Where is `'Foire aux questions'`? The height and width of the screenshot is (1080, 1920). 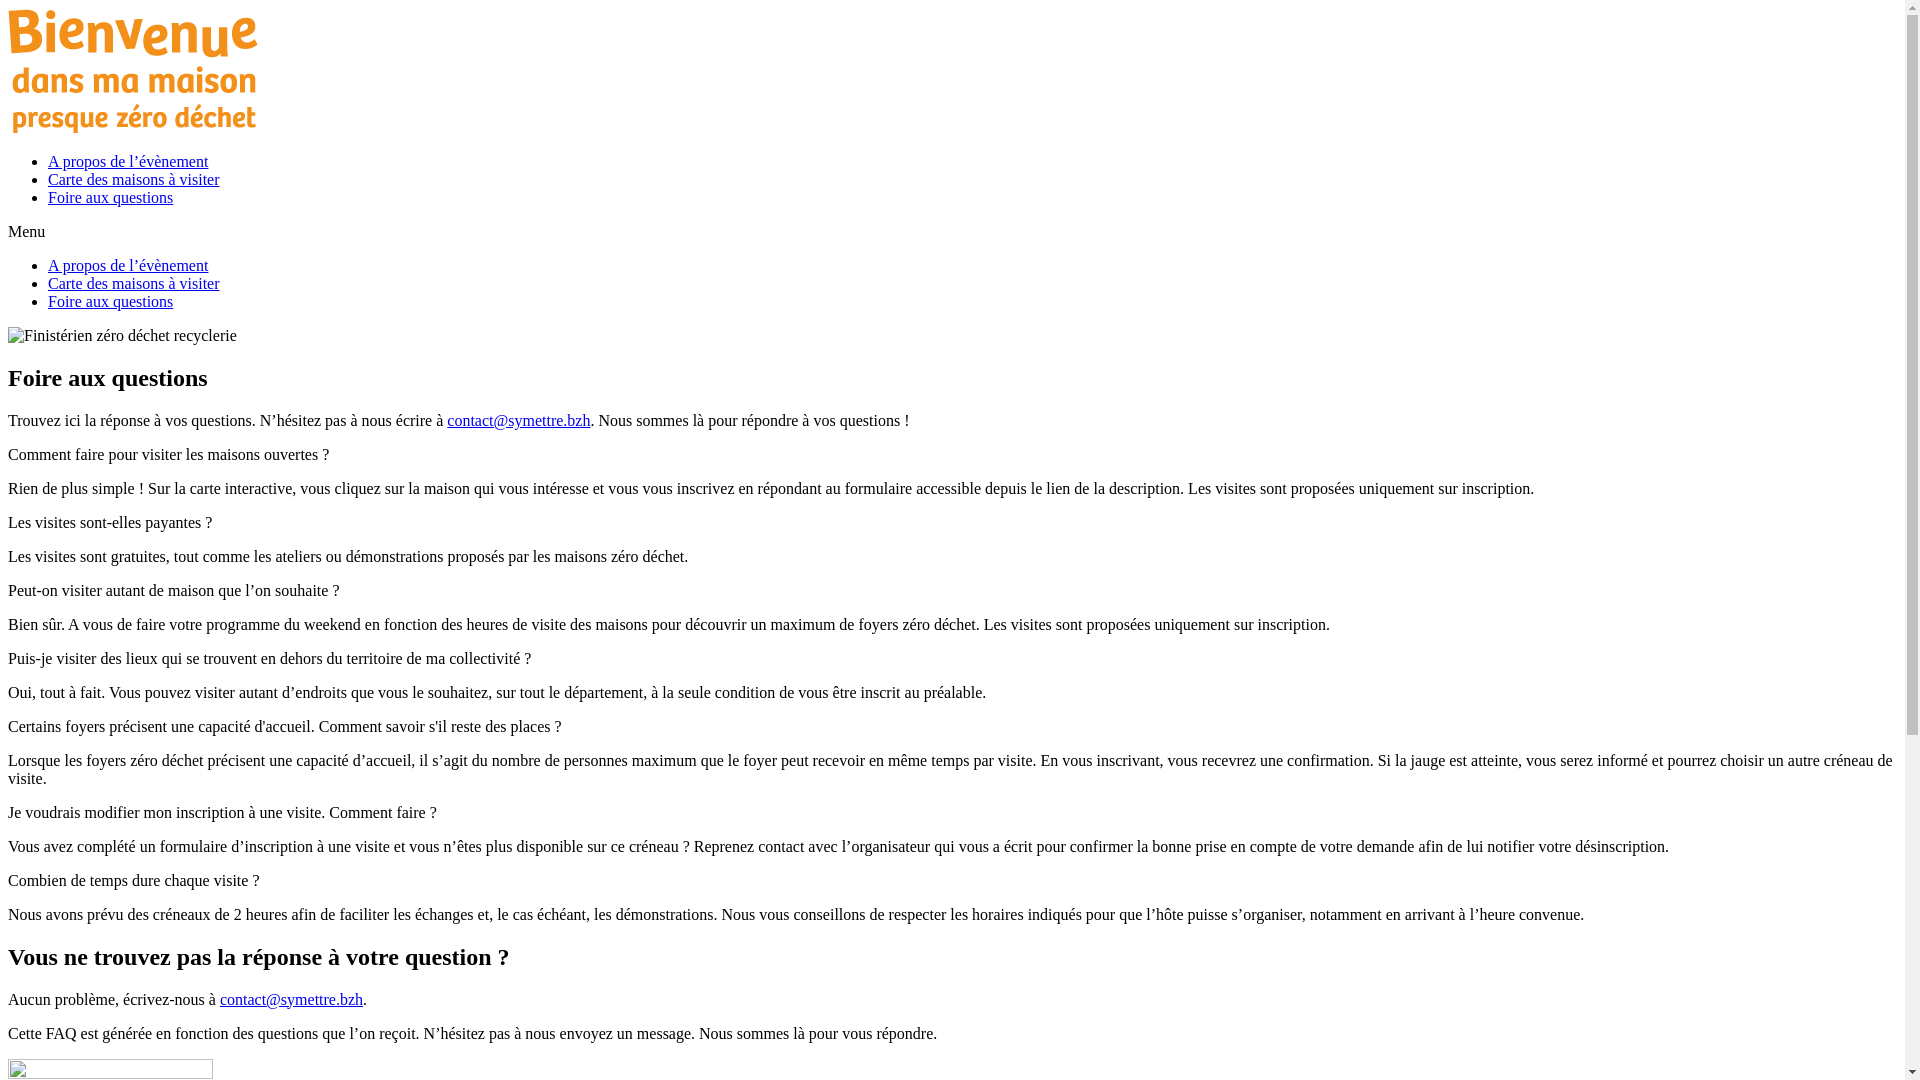
'Foire aux questions' is located at coordinates (109, 301).